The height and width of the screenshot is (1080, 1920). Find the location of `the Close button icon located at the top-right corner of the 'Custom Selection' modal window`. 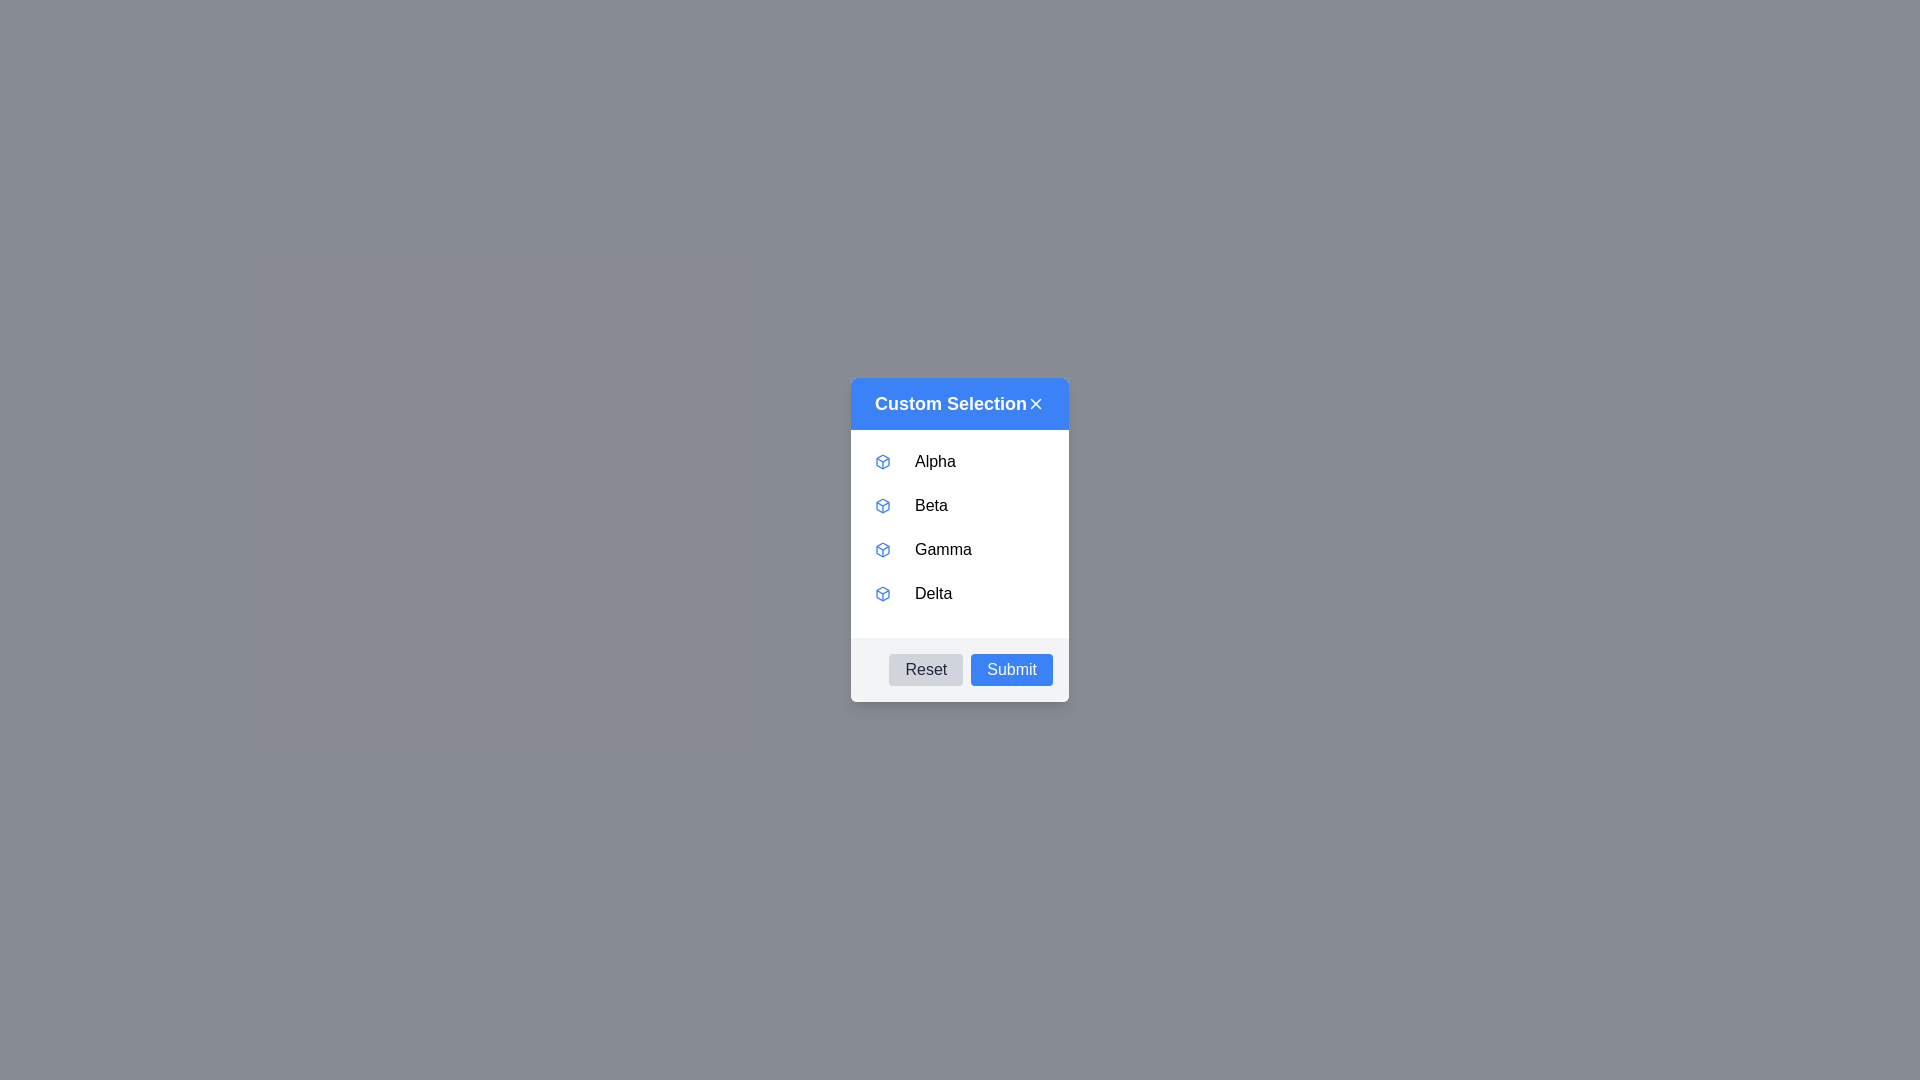

the Close button icon located at the top-right corner of the 'Custom Selection' modal window is located at coordinates (1036, 404).